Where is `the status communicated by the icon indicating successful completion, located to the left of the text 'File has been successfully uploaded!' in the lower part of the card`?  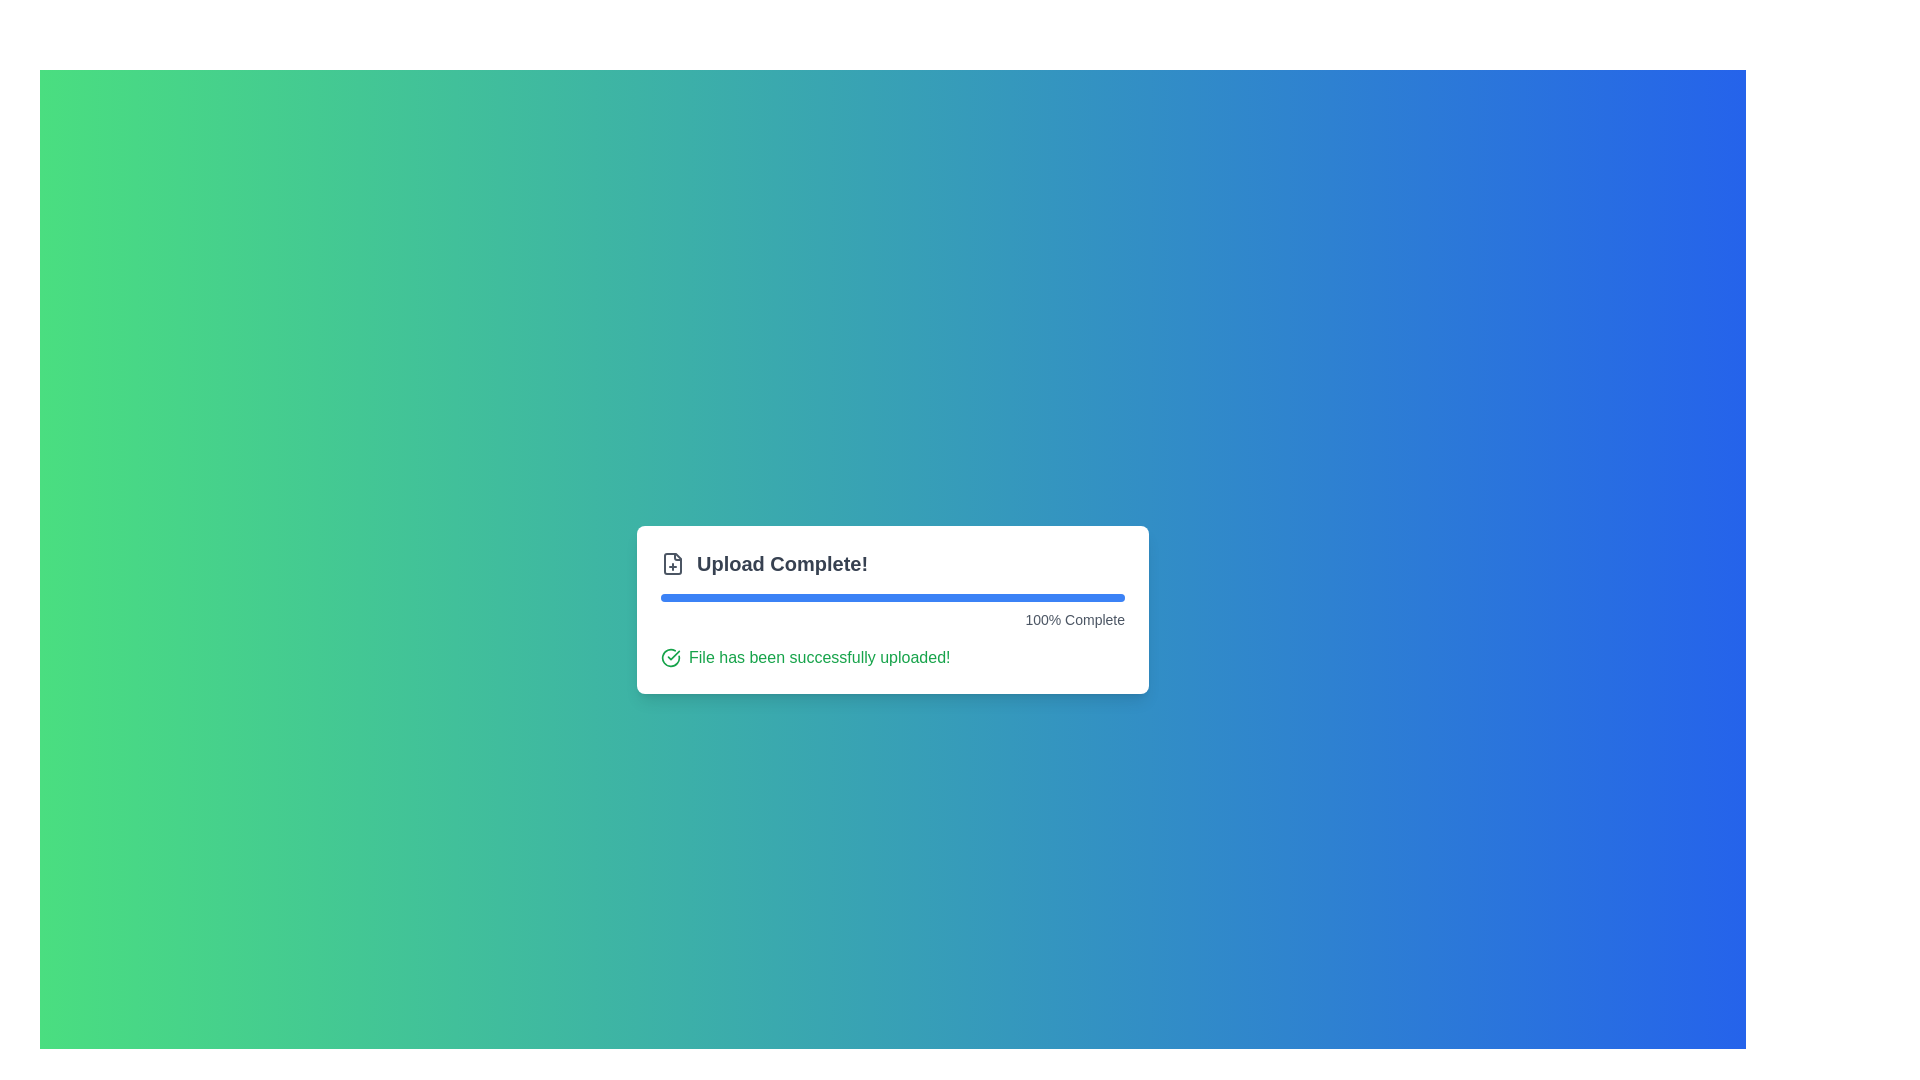
the status communicated by the icon indicating successful completion, located to the left of the text 'File has been successfully uploaded!' in the lower part of the card is located at coordinates (671, 658).